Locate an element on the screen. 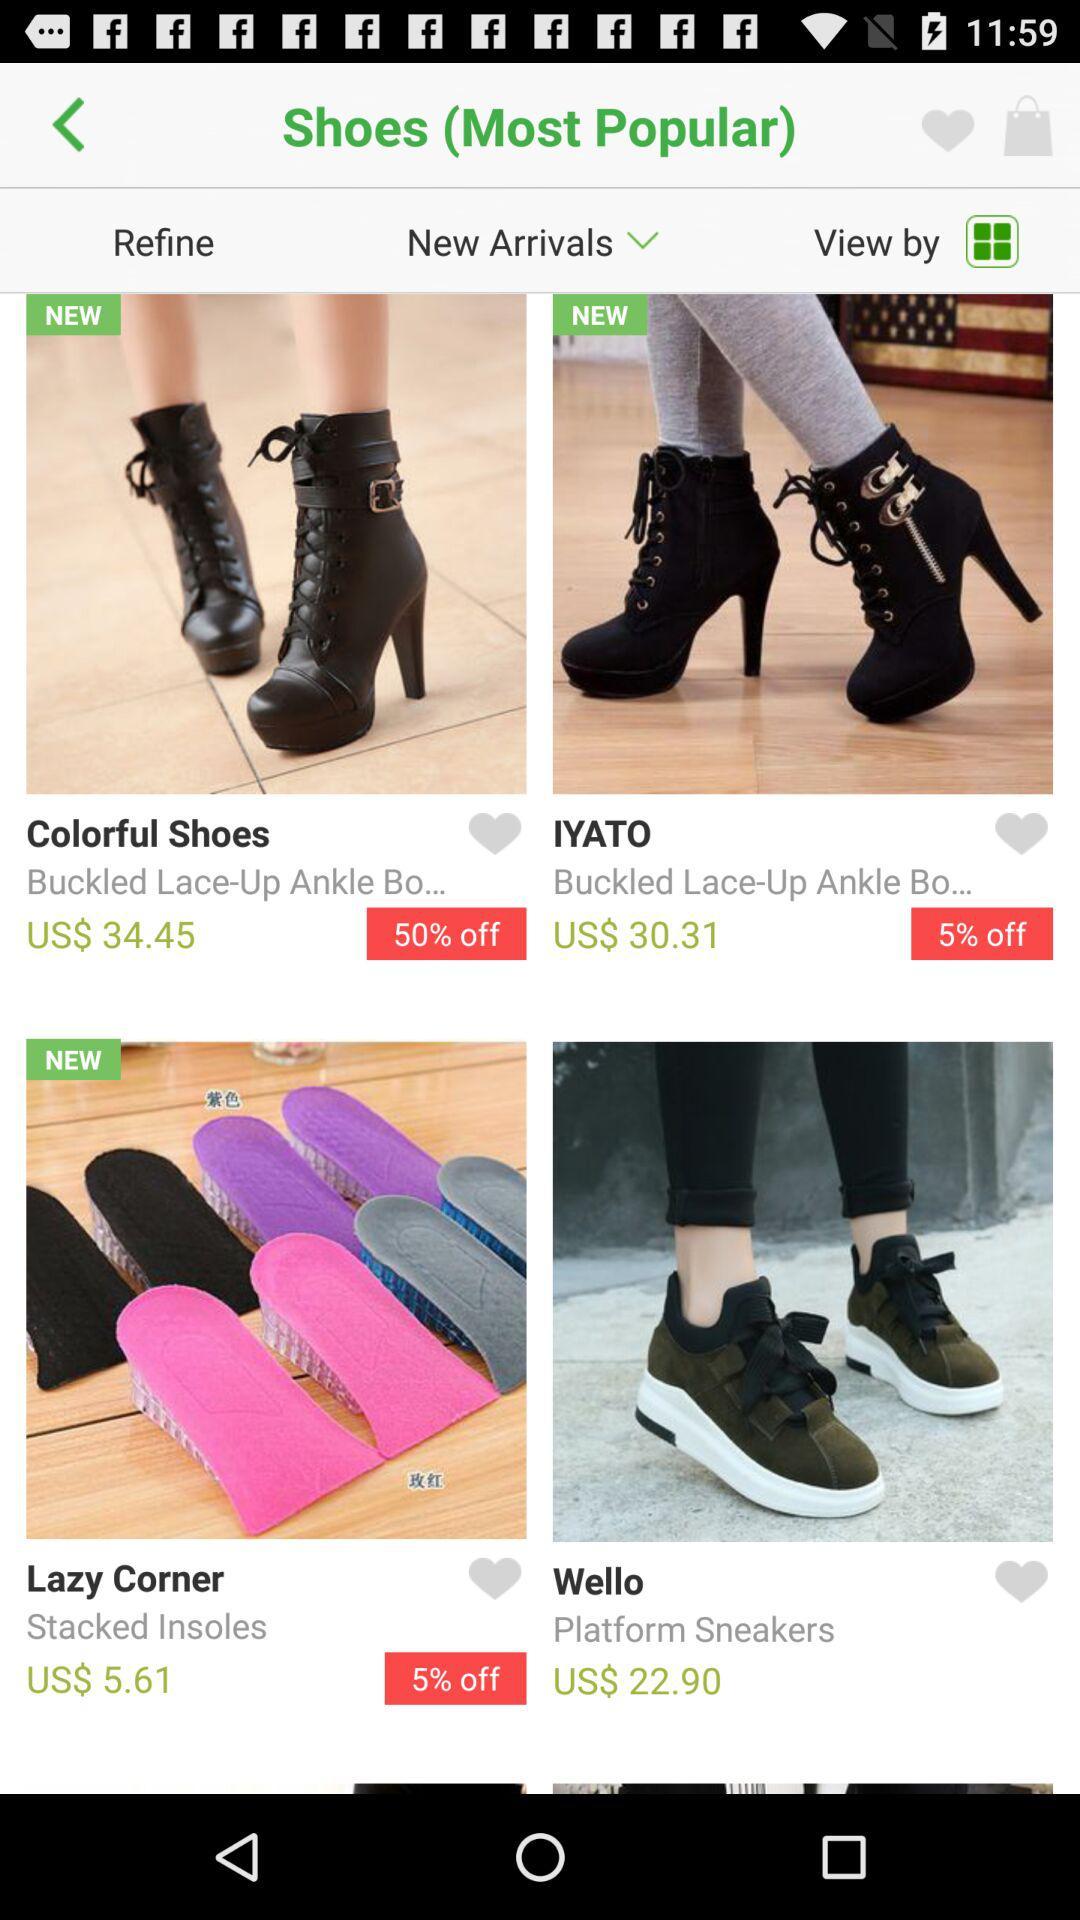  like element is located at coordinates (1017, 1605).